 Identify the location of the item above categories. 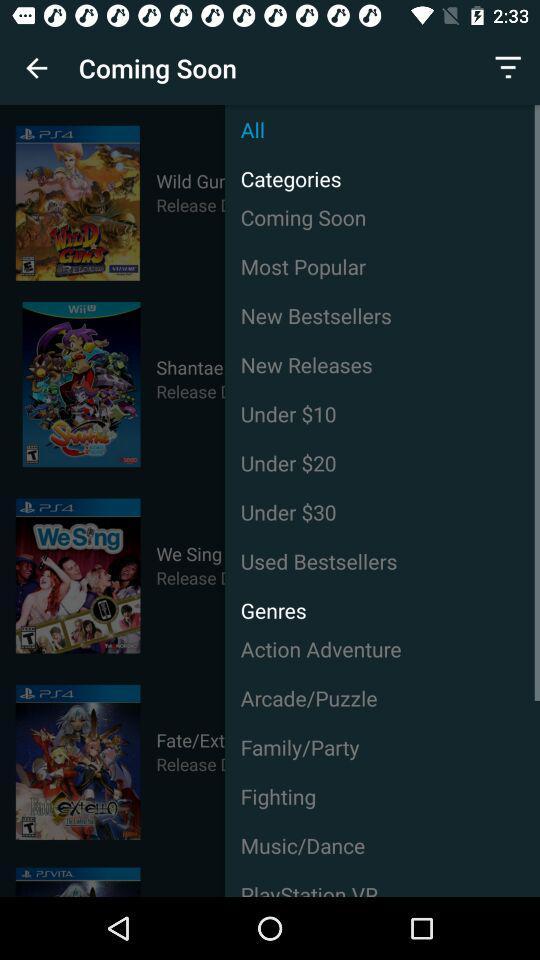
(382, 128).